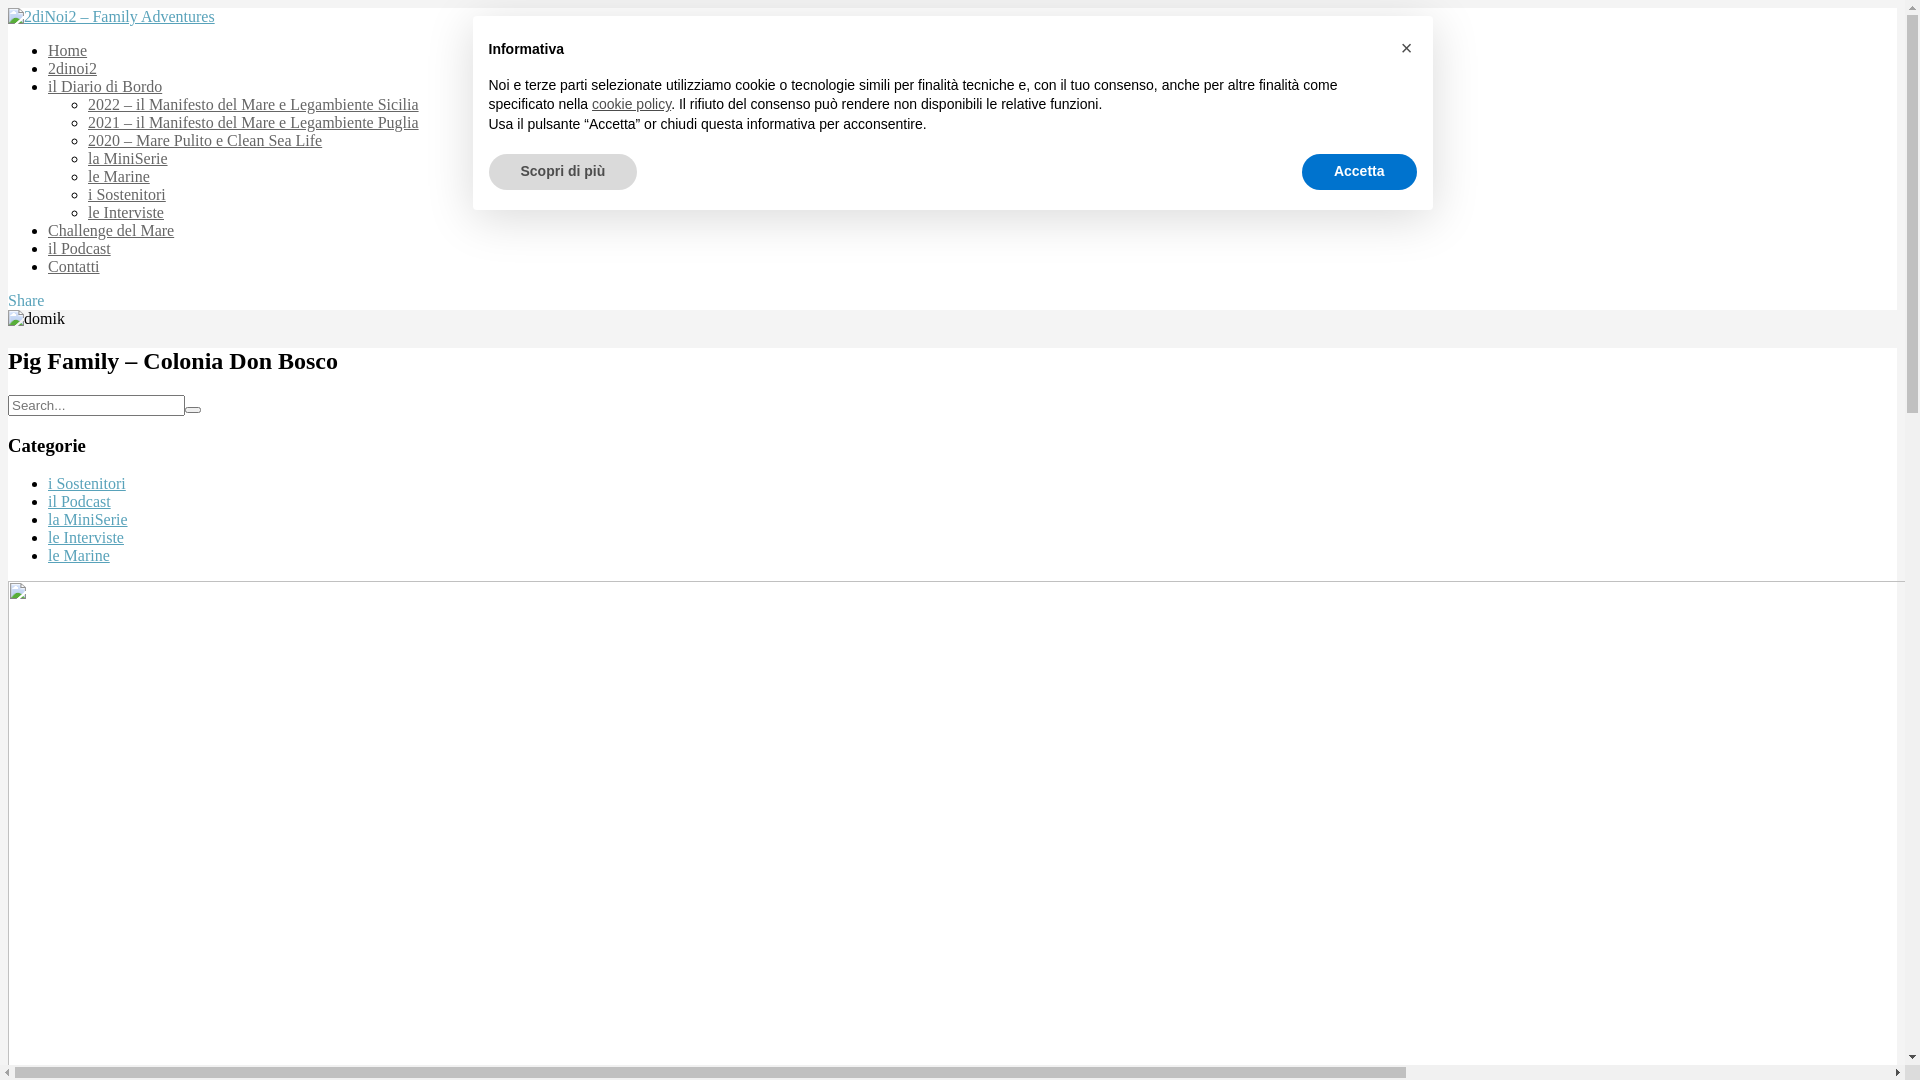 The width and height of the screenshot is (1920, 1080). I want to click on 'Contatti', so click(73, 265).